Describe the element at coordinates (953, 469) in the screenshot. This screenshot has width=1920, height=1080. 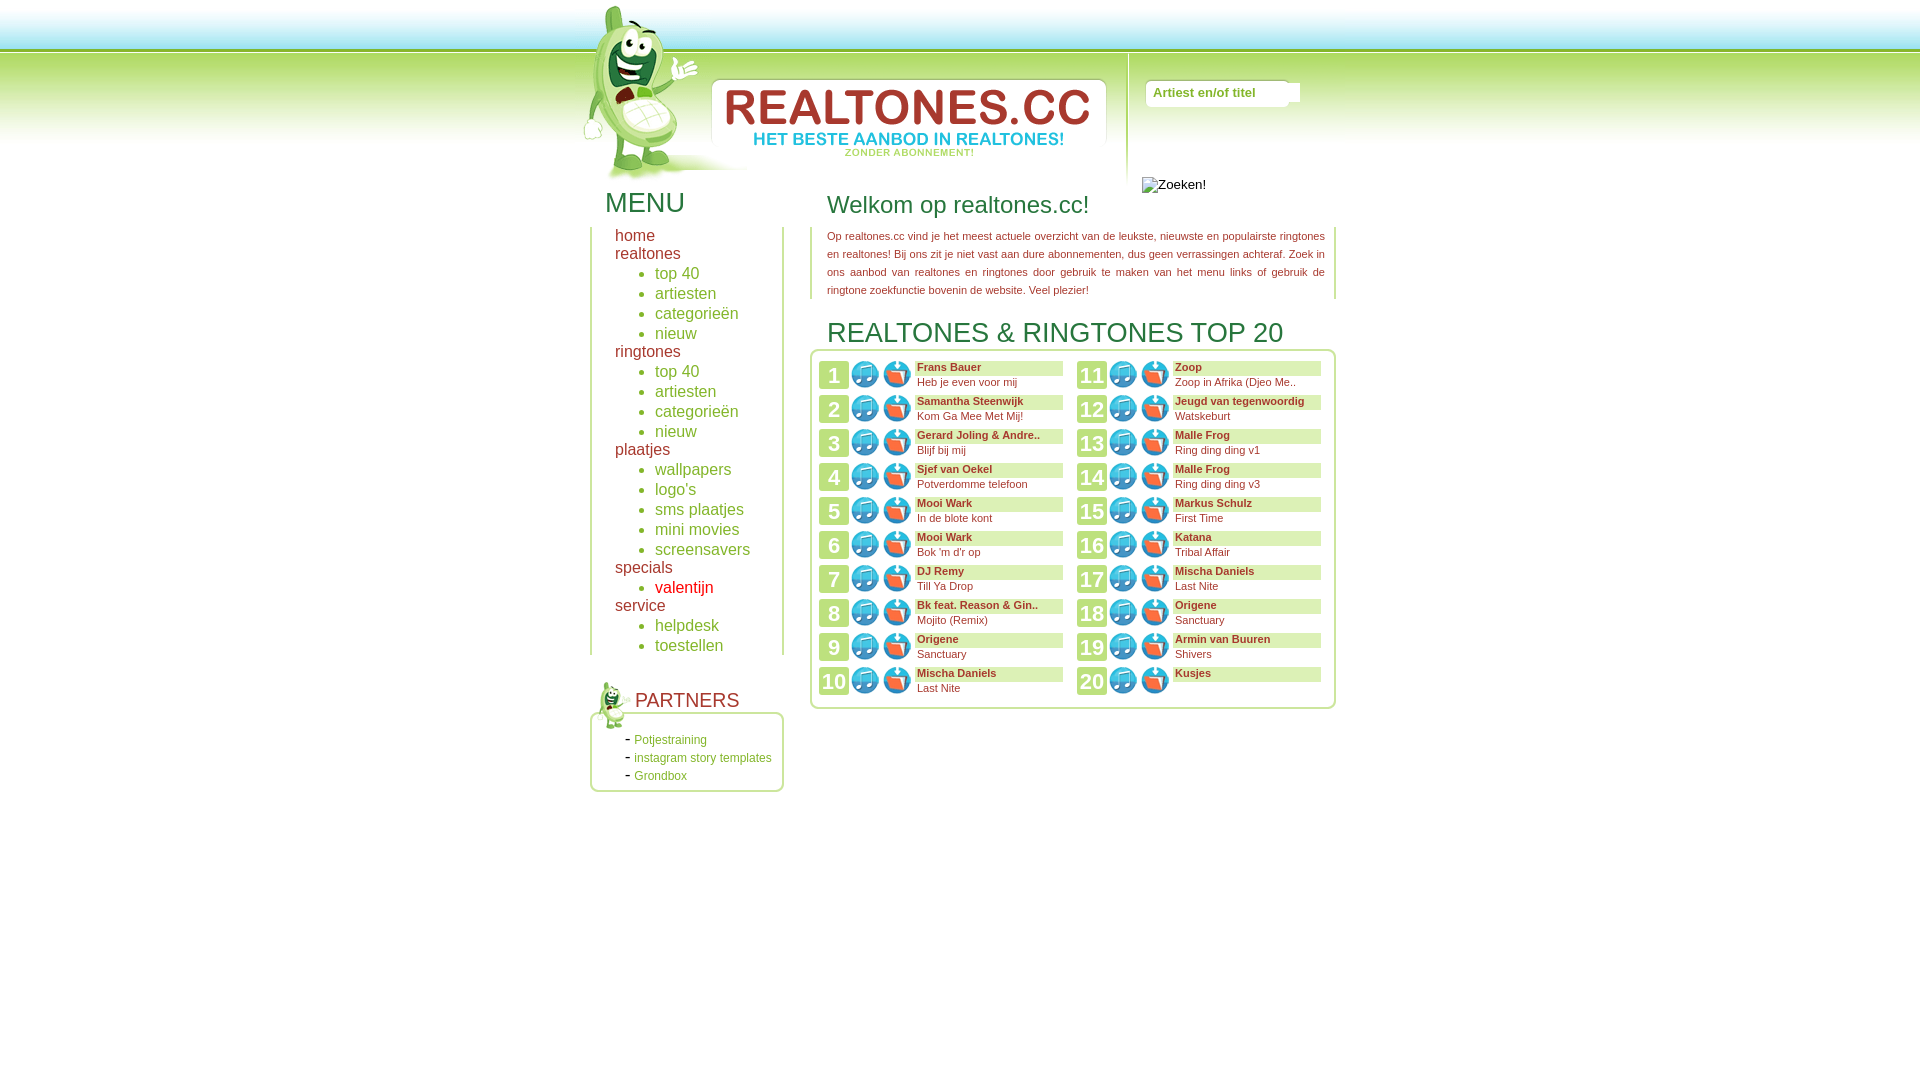
I see `'Sjef van Oekel'` at that location.